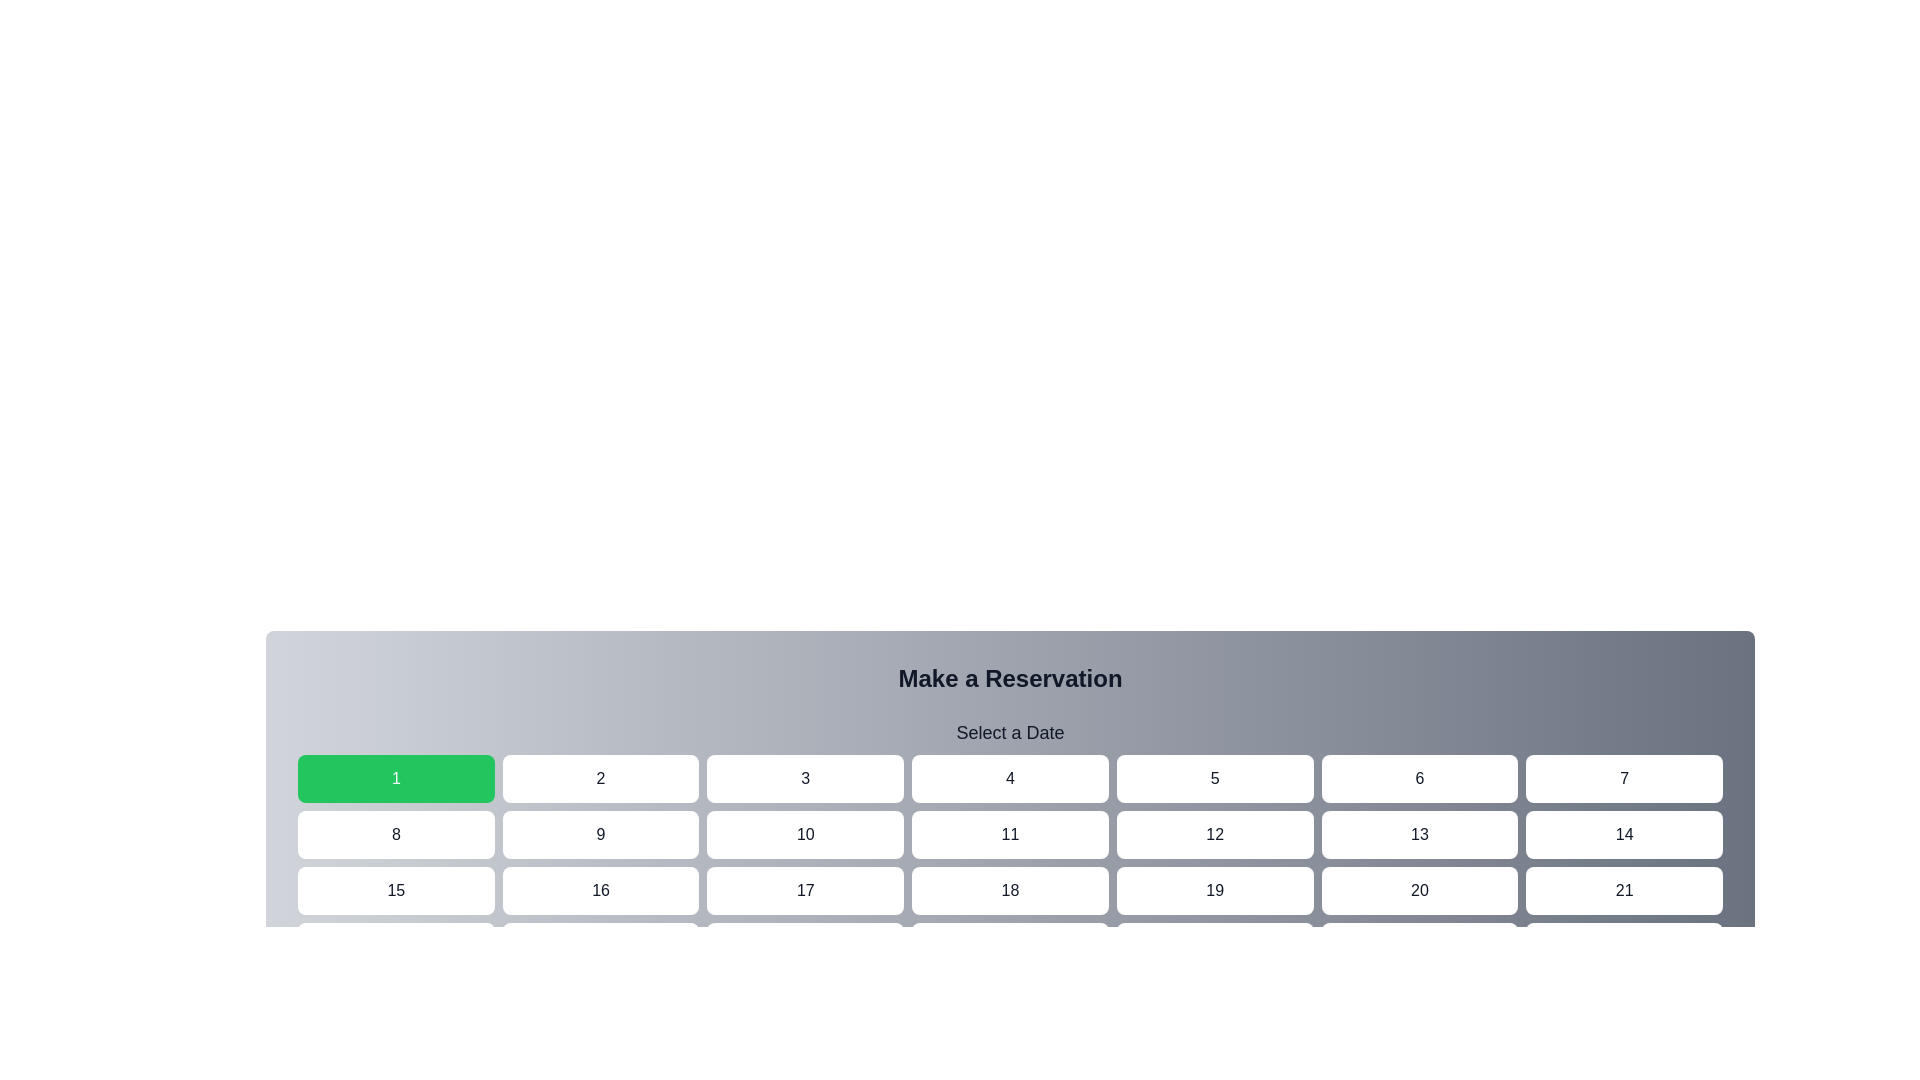 The height and width of the screenshot is (1080, 1920). What do you see at coordinates (1214, 778) in the screenshot?
I see `the button corresponding to the date '5' in the date picker grid` at bounding box center [1214, 778].